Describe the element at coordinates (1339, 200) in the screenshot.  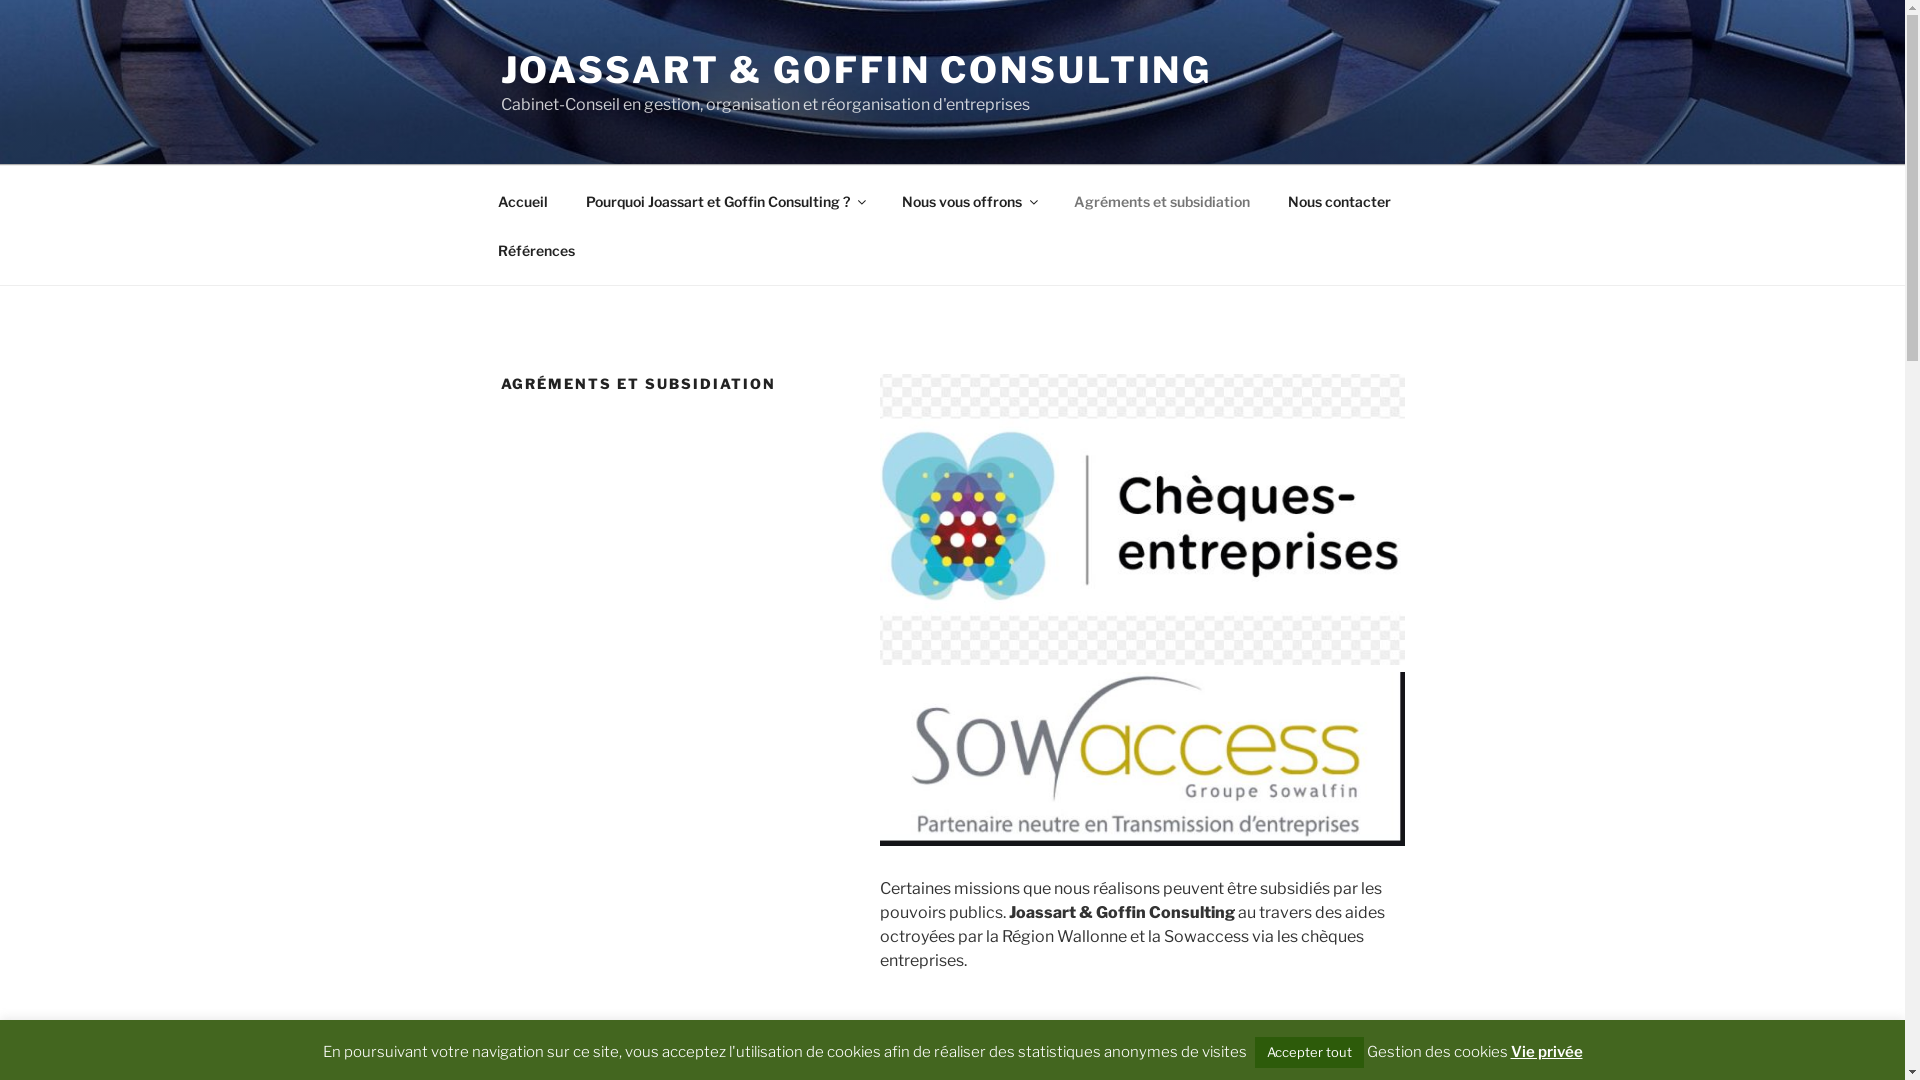
I see `'Nous contacter'` at that location.